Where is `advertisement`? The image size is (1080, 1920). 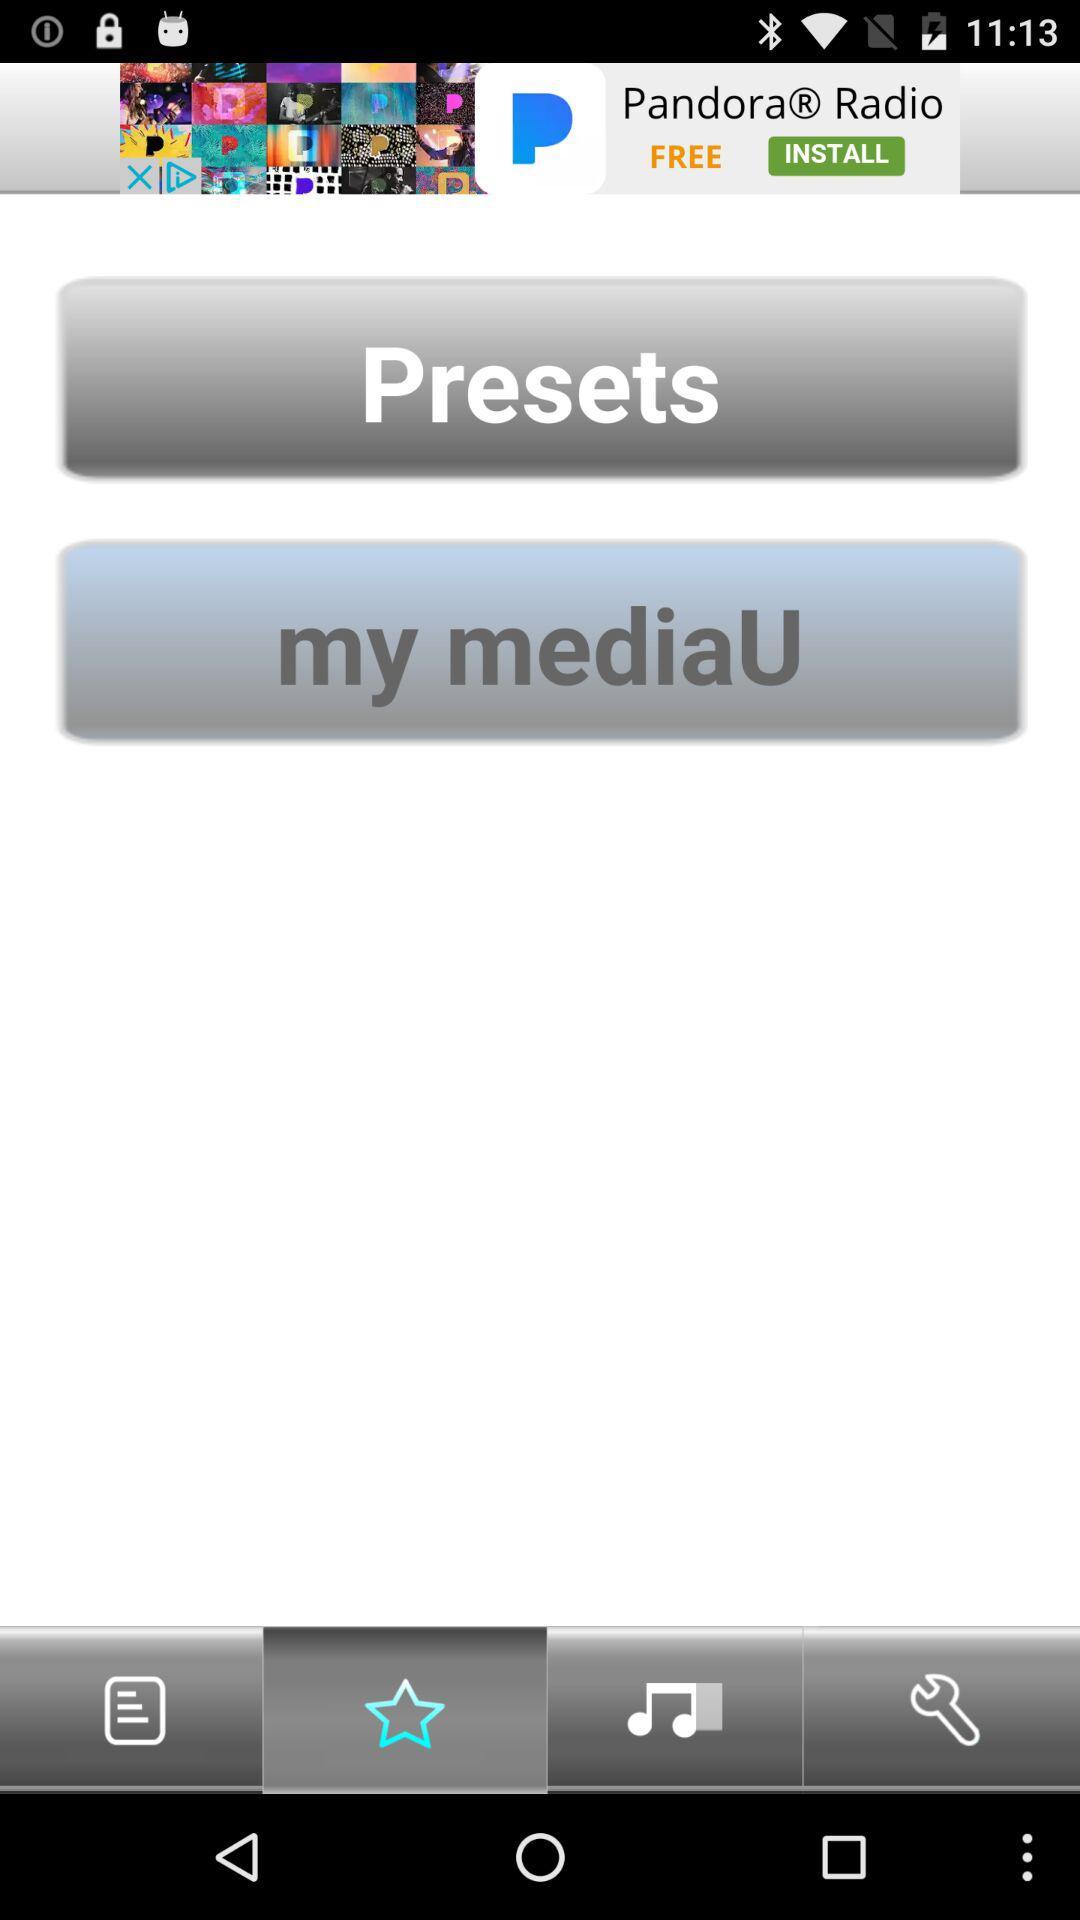 advertisement is located at coordinates (540, 127).